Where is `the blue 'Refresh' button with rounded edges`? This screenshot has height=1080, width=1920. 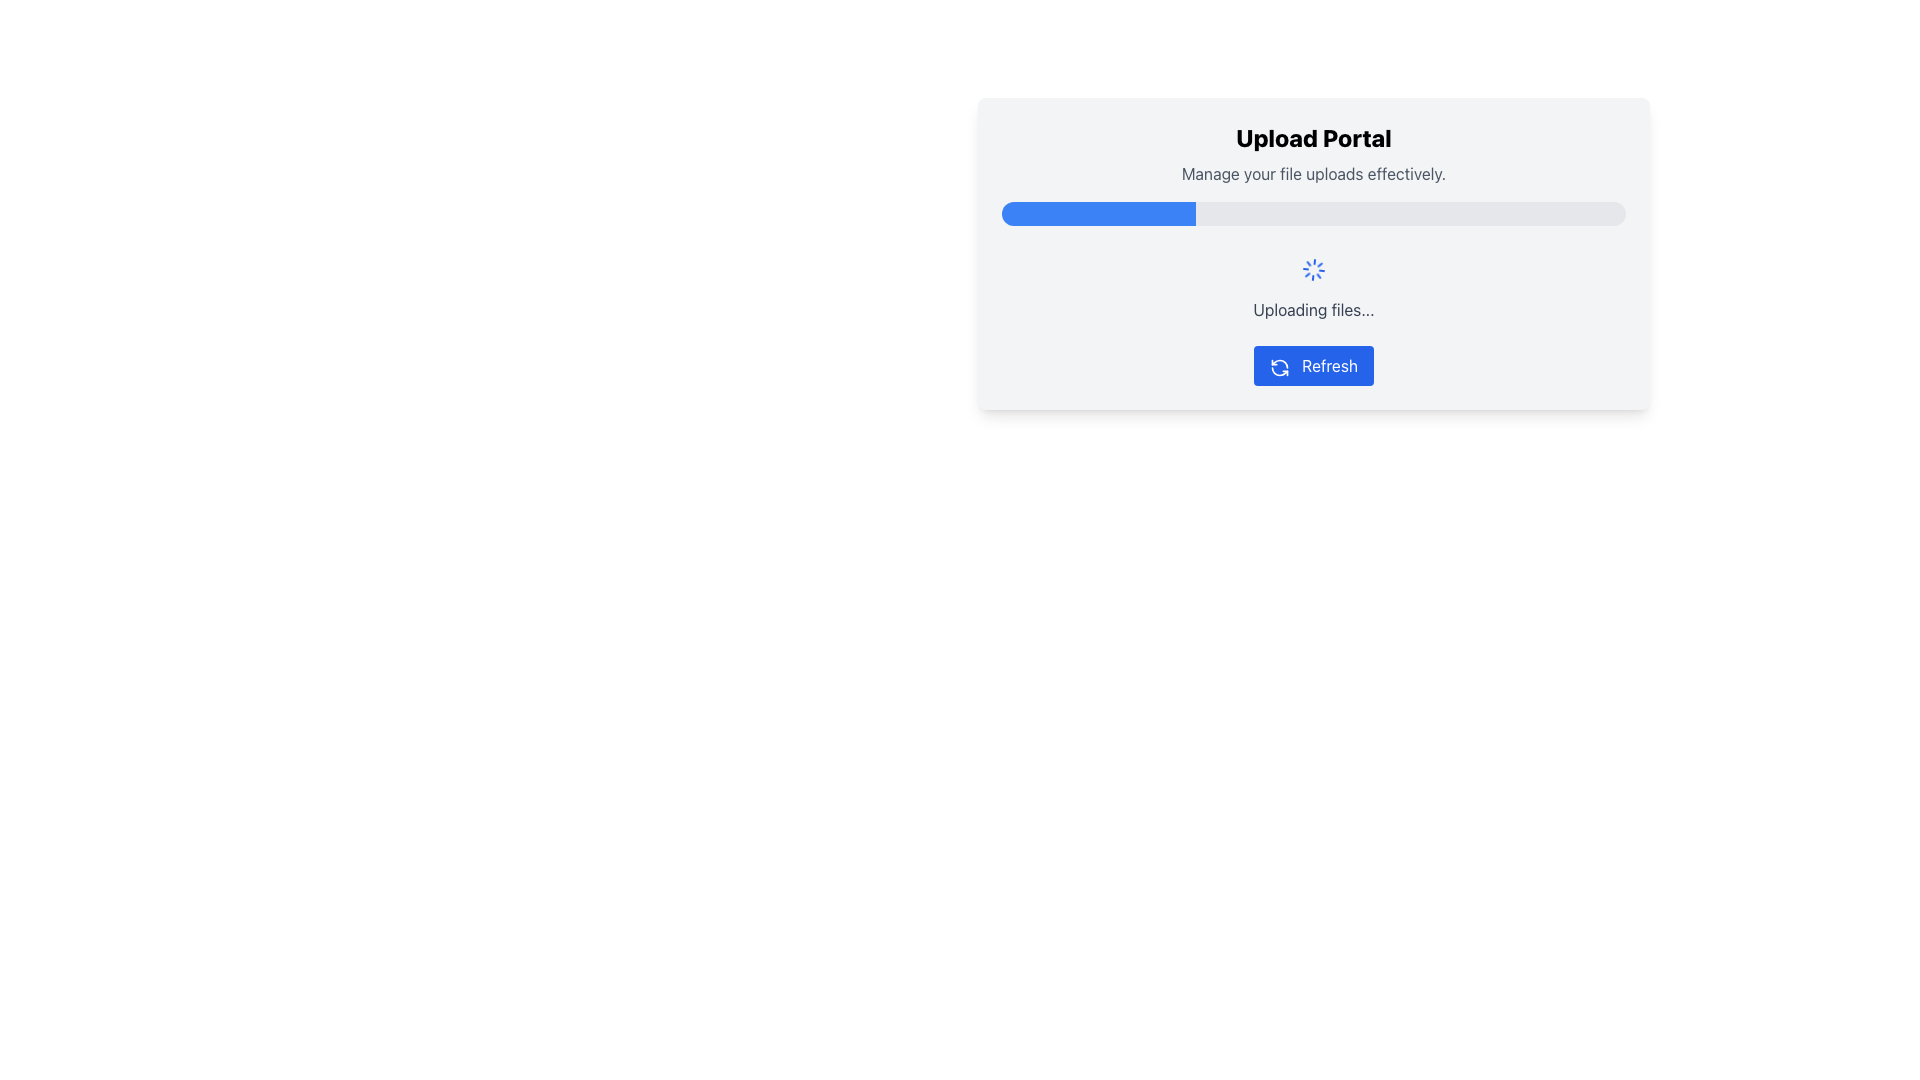
the blue 'Refresh' button with rounded edges is located at coordinates (1314, 366).